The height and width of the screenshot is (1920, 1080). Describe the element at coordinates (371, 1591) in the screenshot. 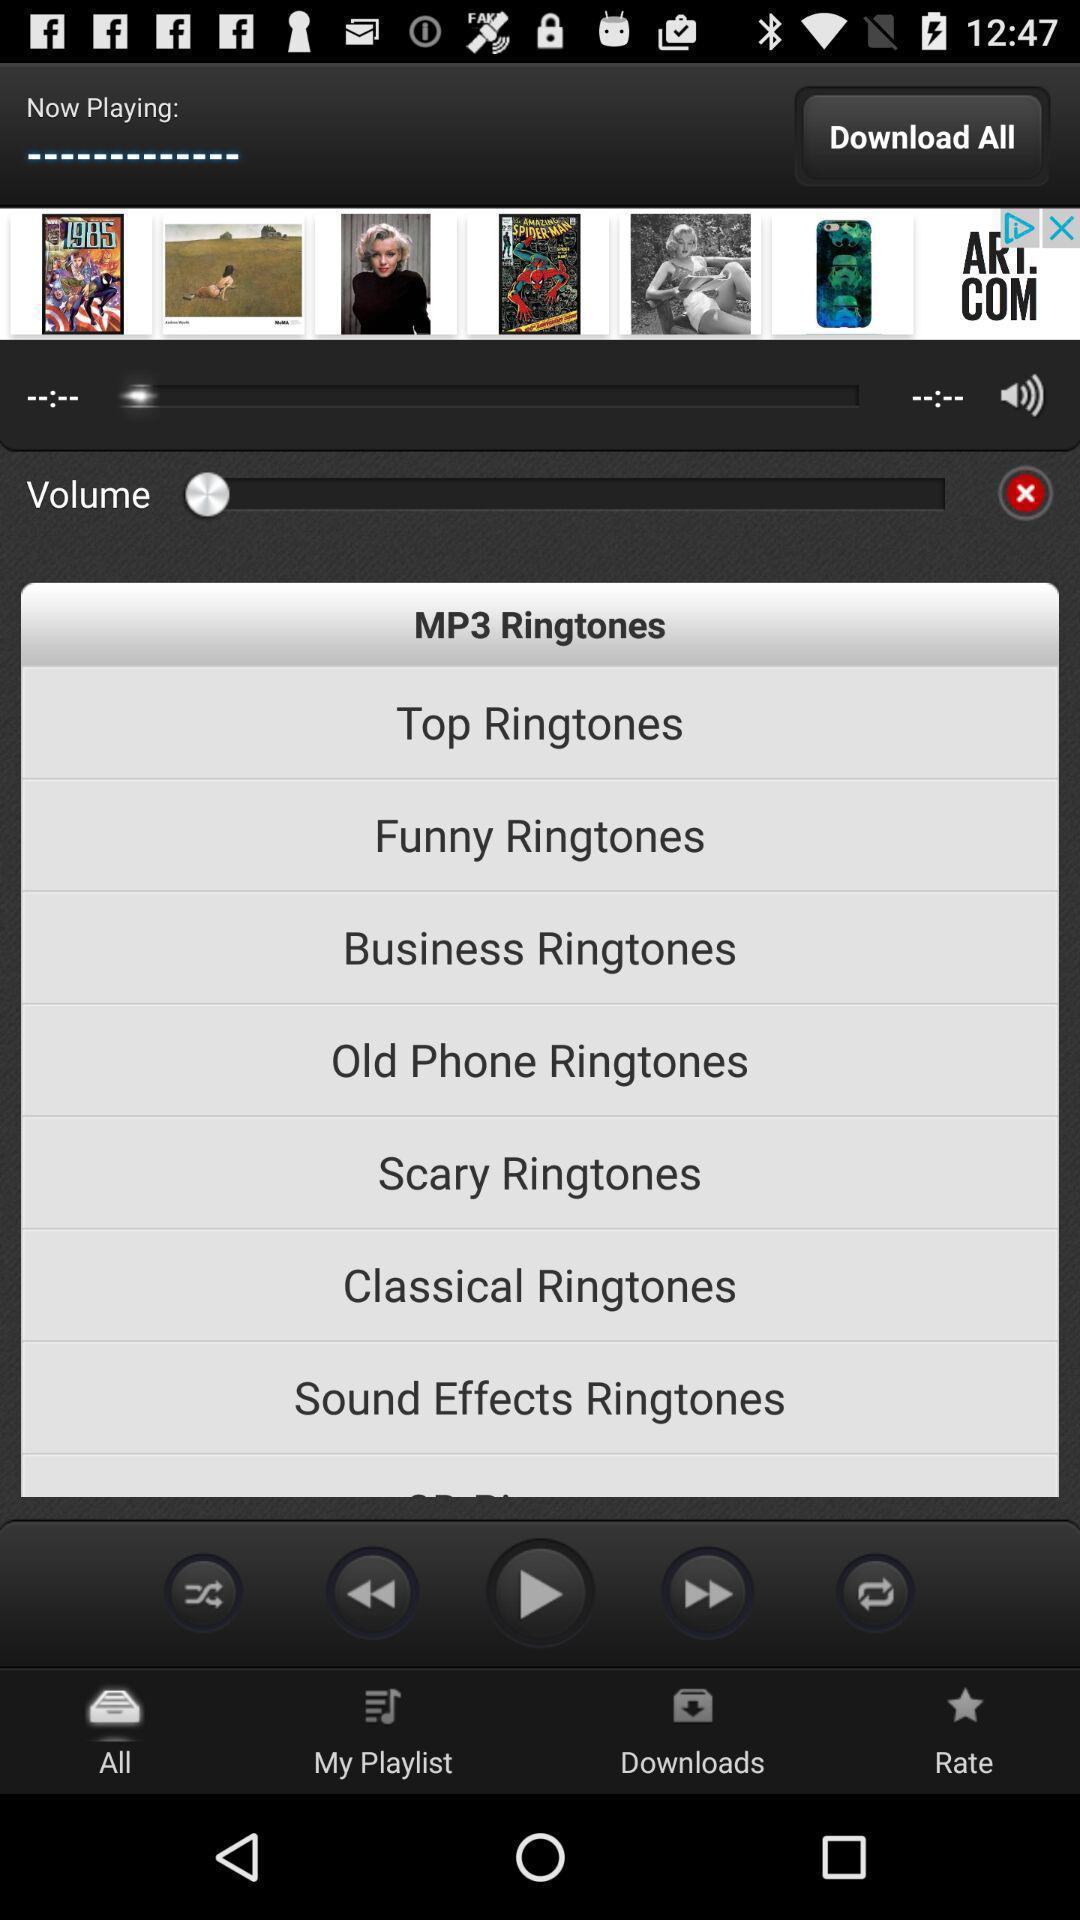

I see `rewind` at that location.